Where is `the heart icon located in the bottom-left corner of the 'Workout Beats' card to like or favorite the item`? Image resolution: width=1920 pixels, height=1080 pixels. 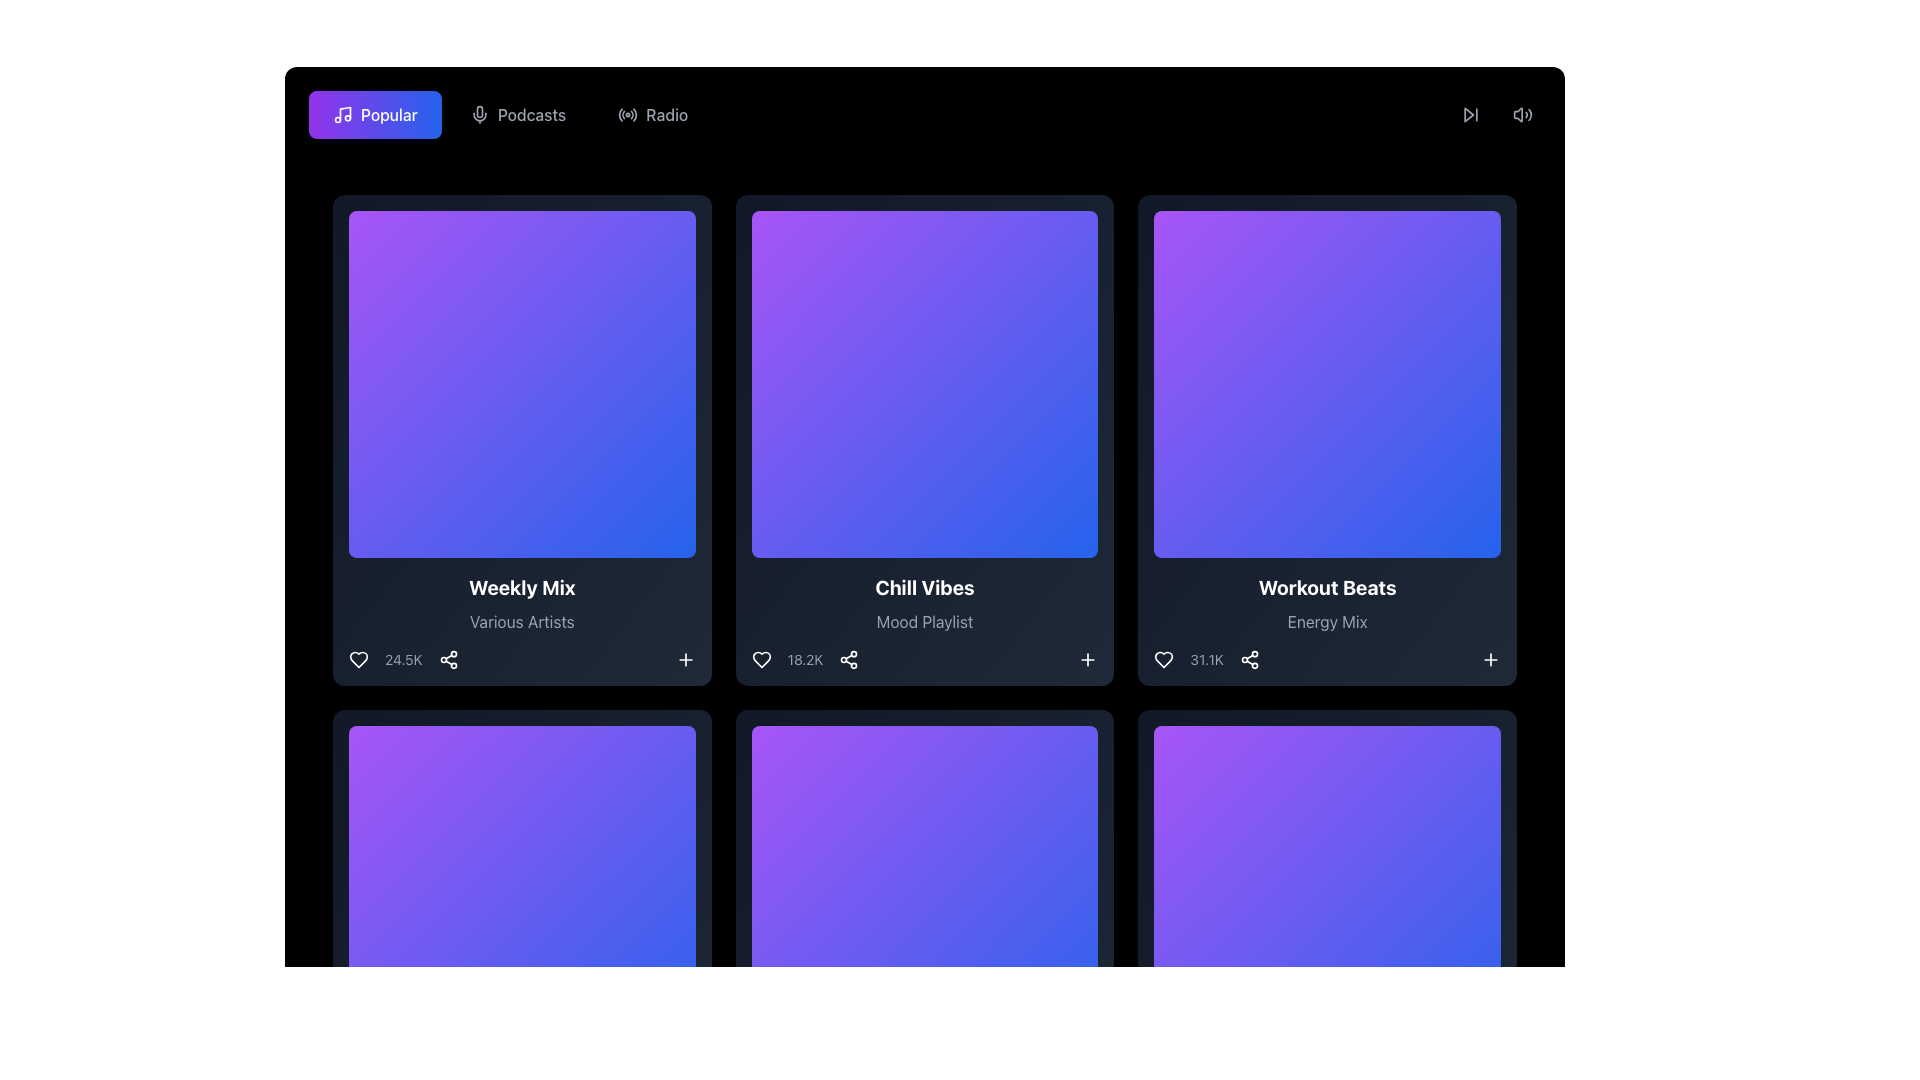 the heart icon located in the bottom-left corner of the 'Workout Beats' card to like or favorite the item is located at coordinates (1164, 659).